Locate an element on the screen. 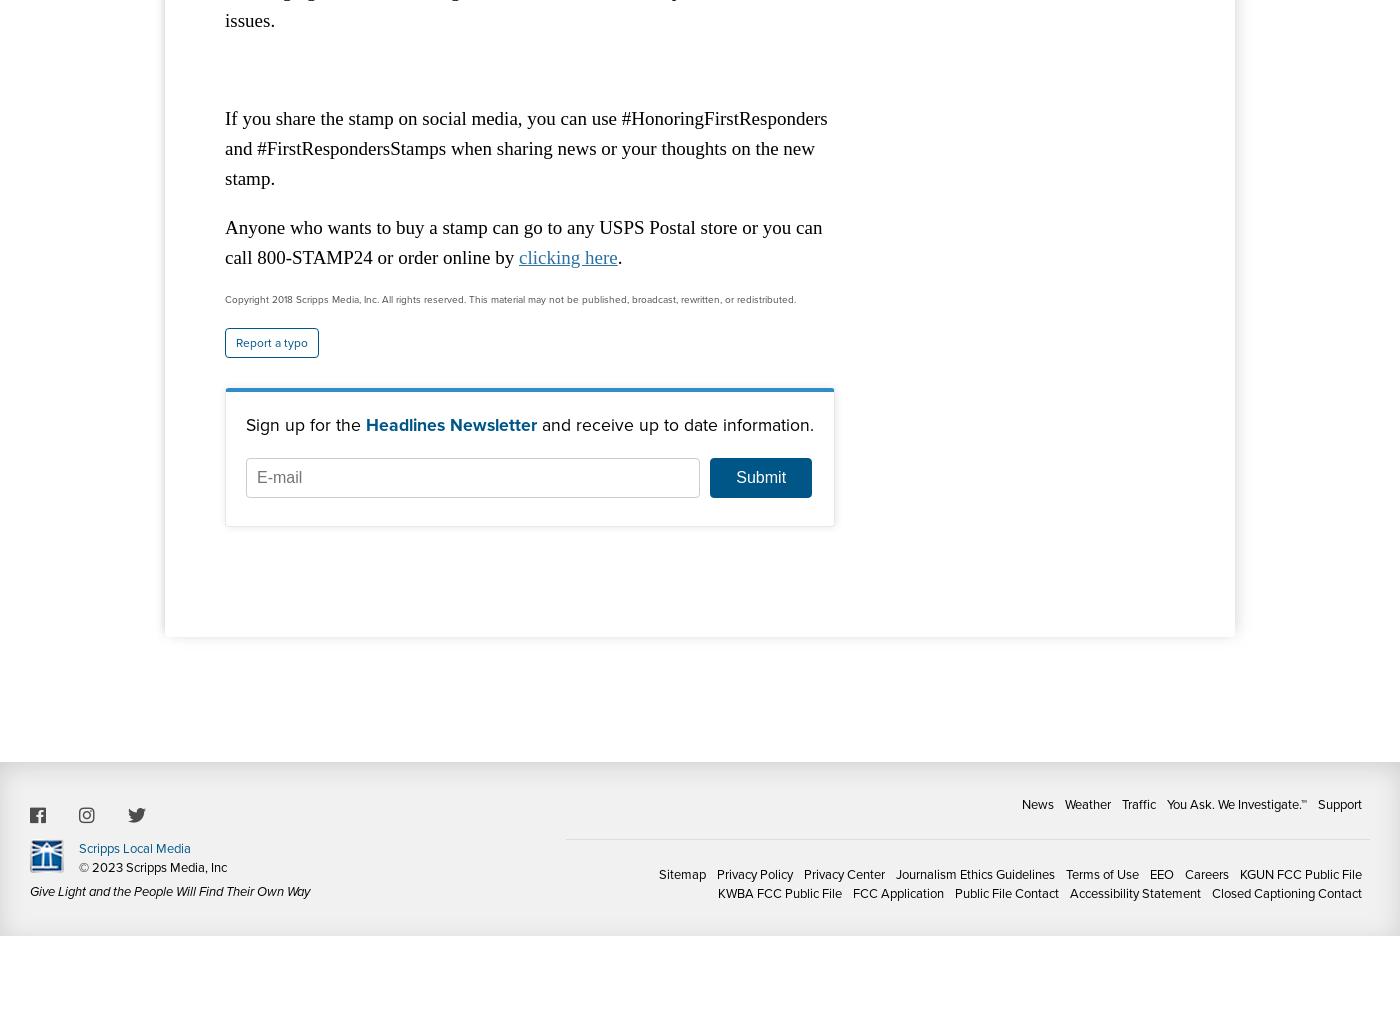 This screenshot has height=1024, width=1400. 'You Ask. We Investigate.™' is located at coordinates (1237, 804).